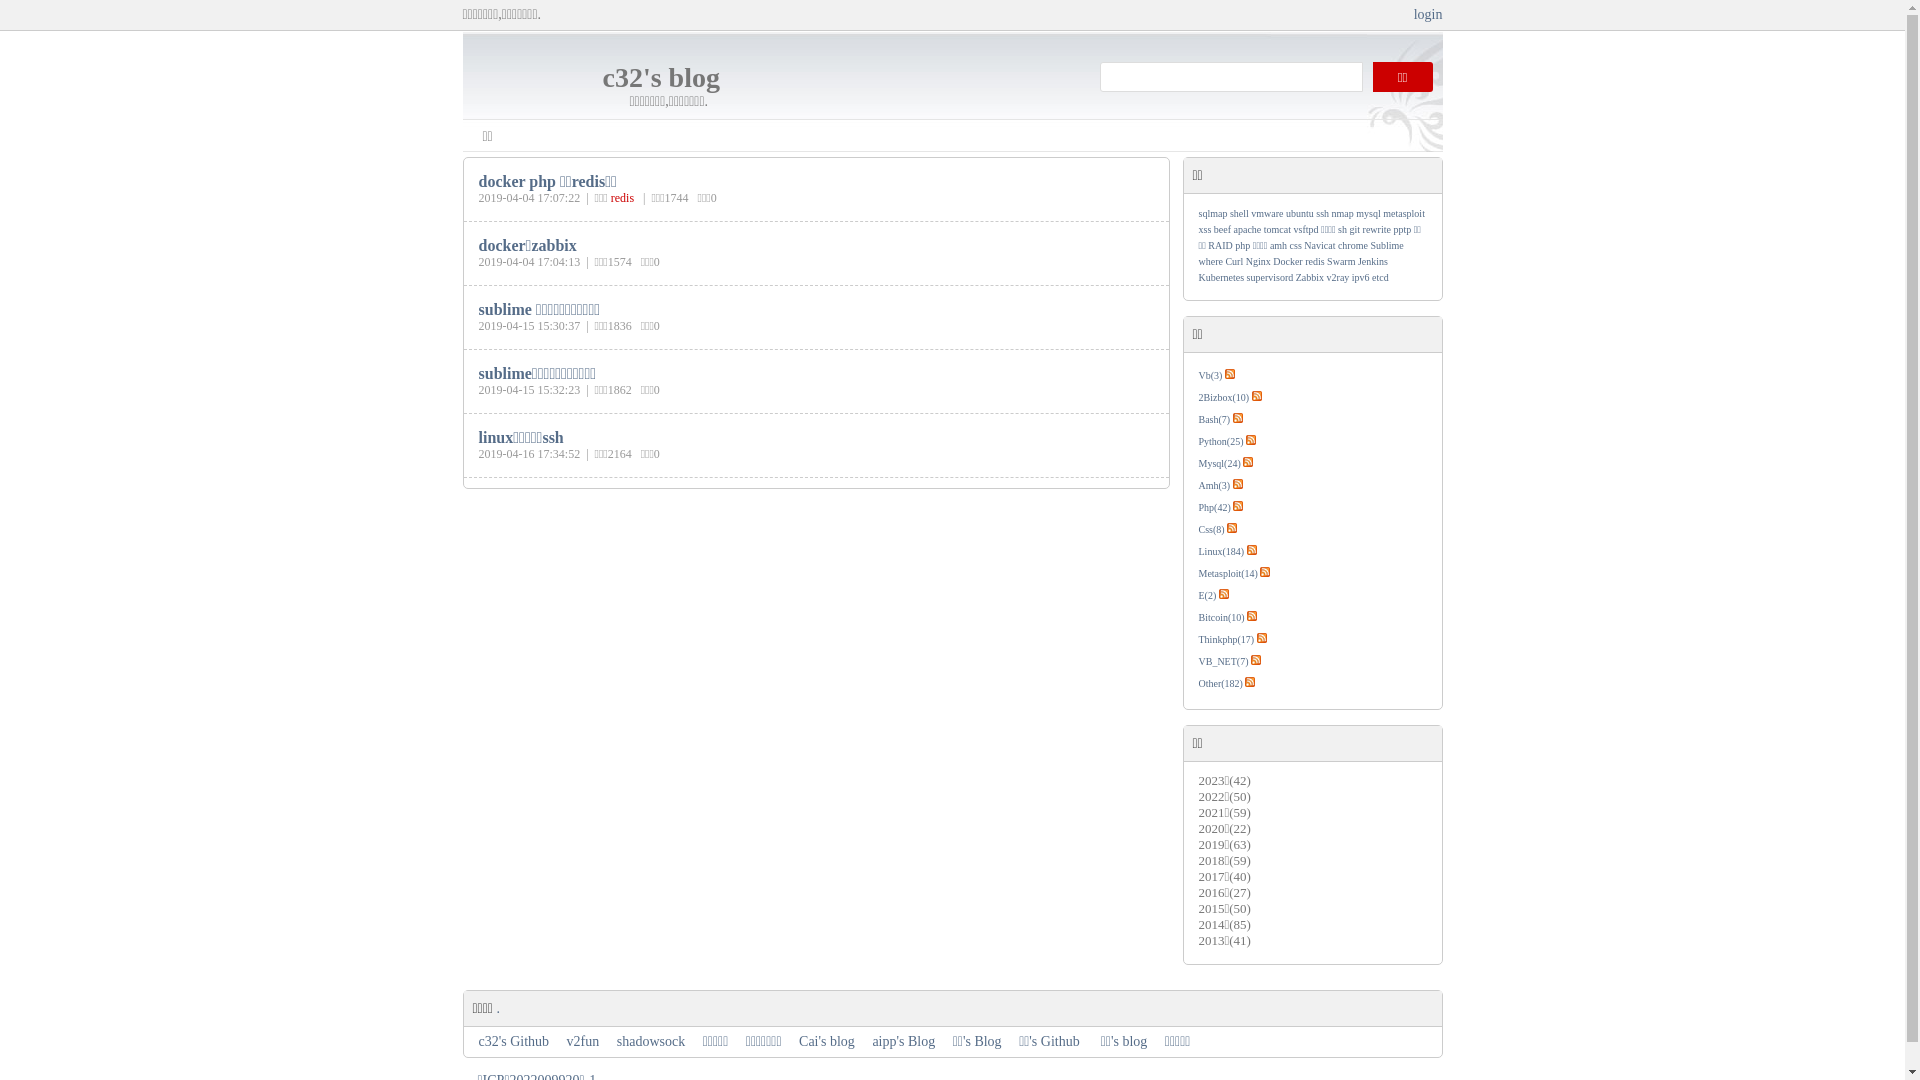 This screenshot has height=1080, width=1920. What do you see at coordinates (1360, 277) in the screenshot?
I see `'ipv6'` at bounding box center [1360, 277].